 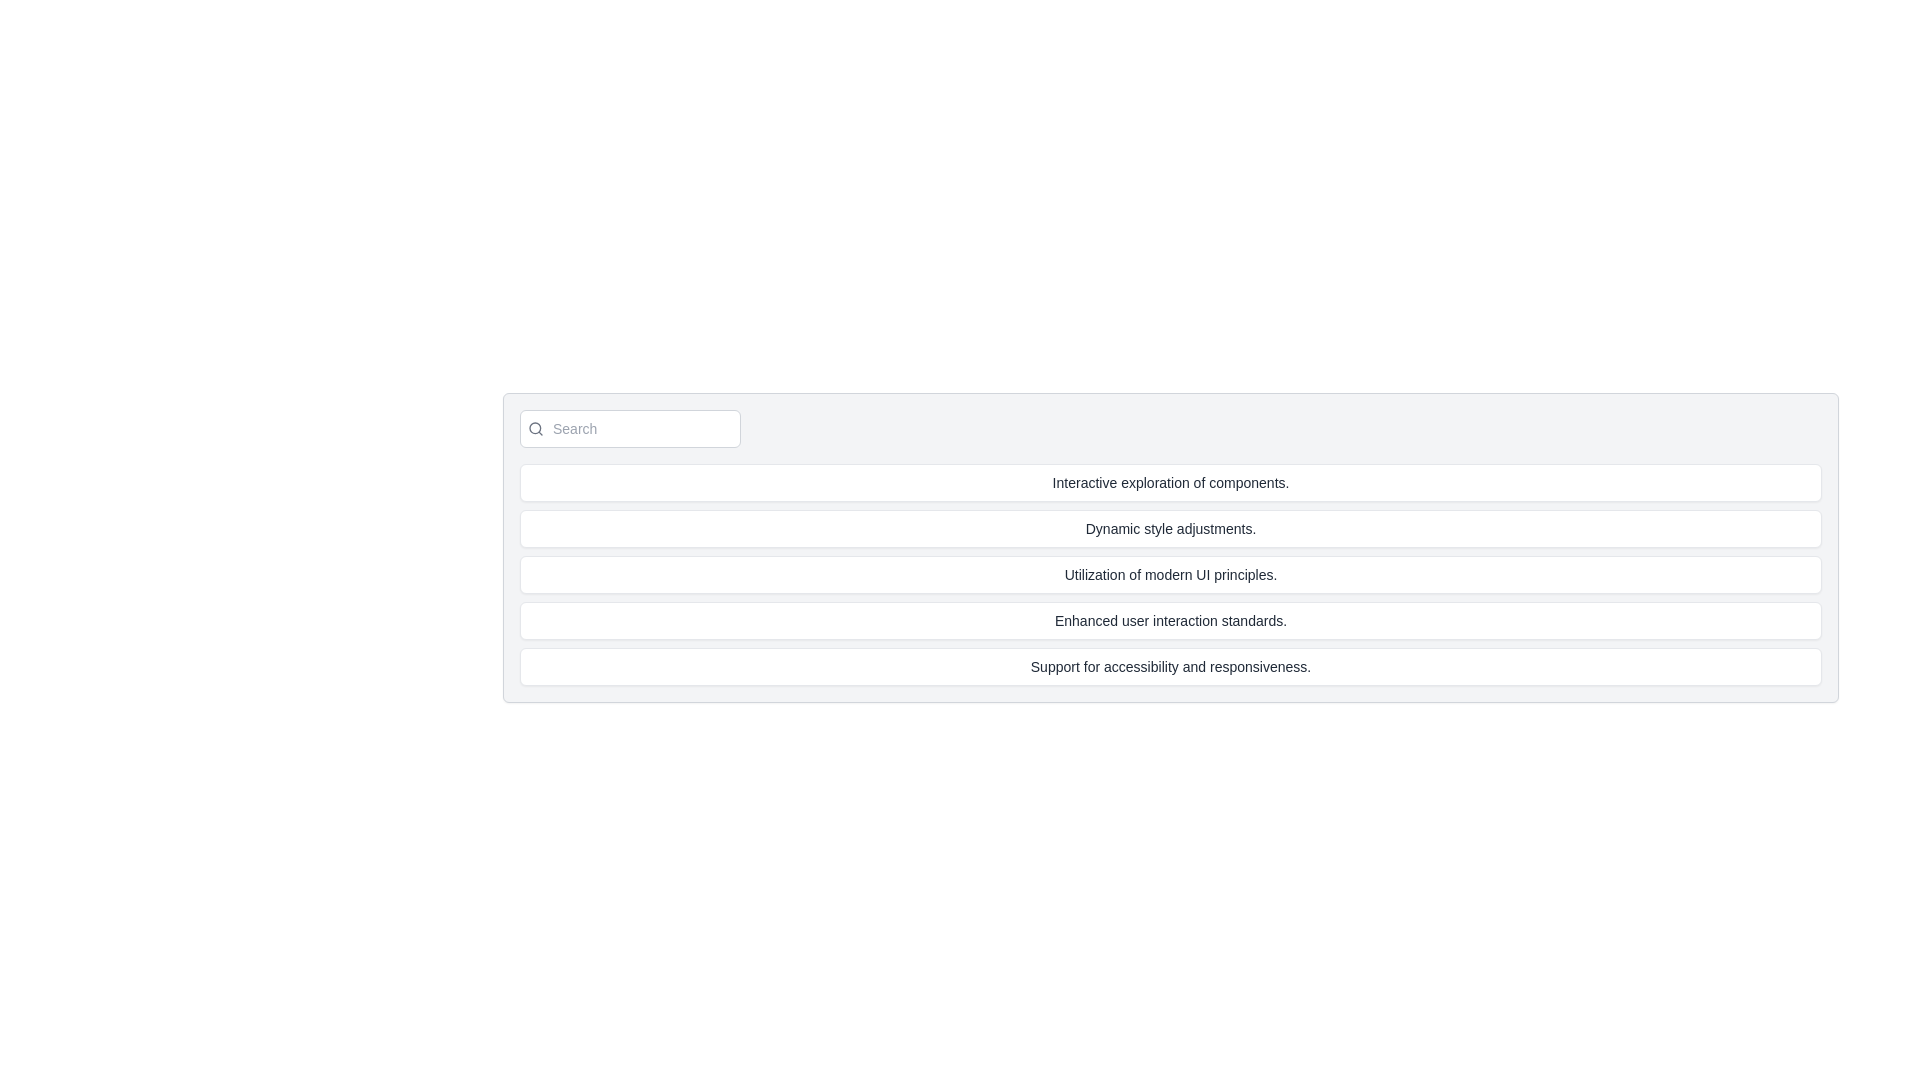 I want to click on the letter 'i' which is the 15th character in the text 'Interactive exploration of components.', so click(x=1099, y=482).